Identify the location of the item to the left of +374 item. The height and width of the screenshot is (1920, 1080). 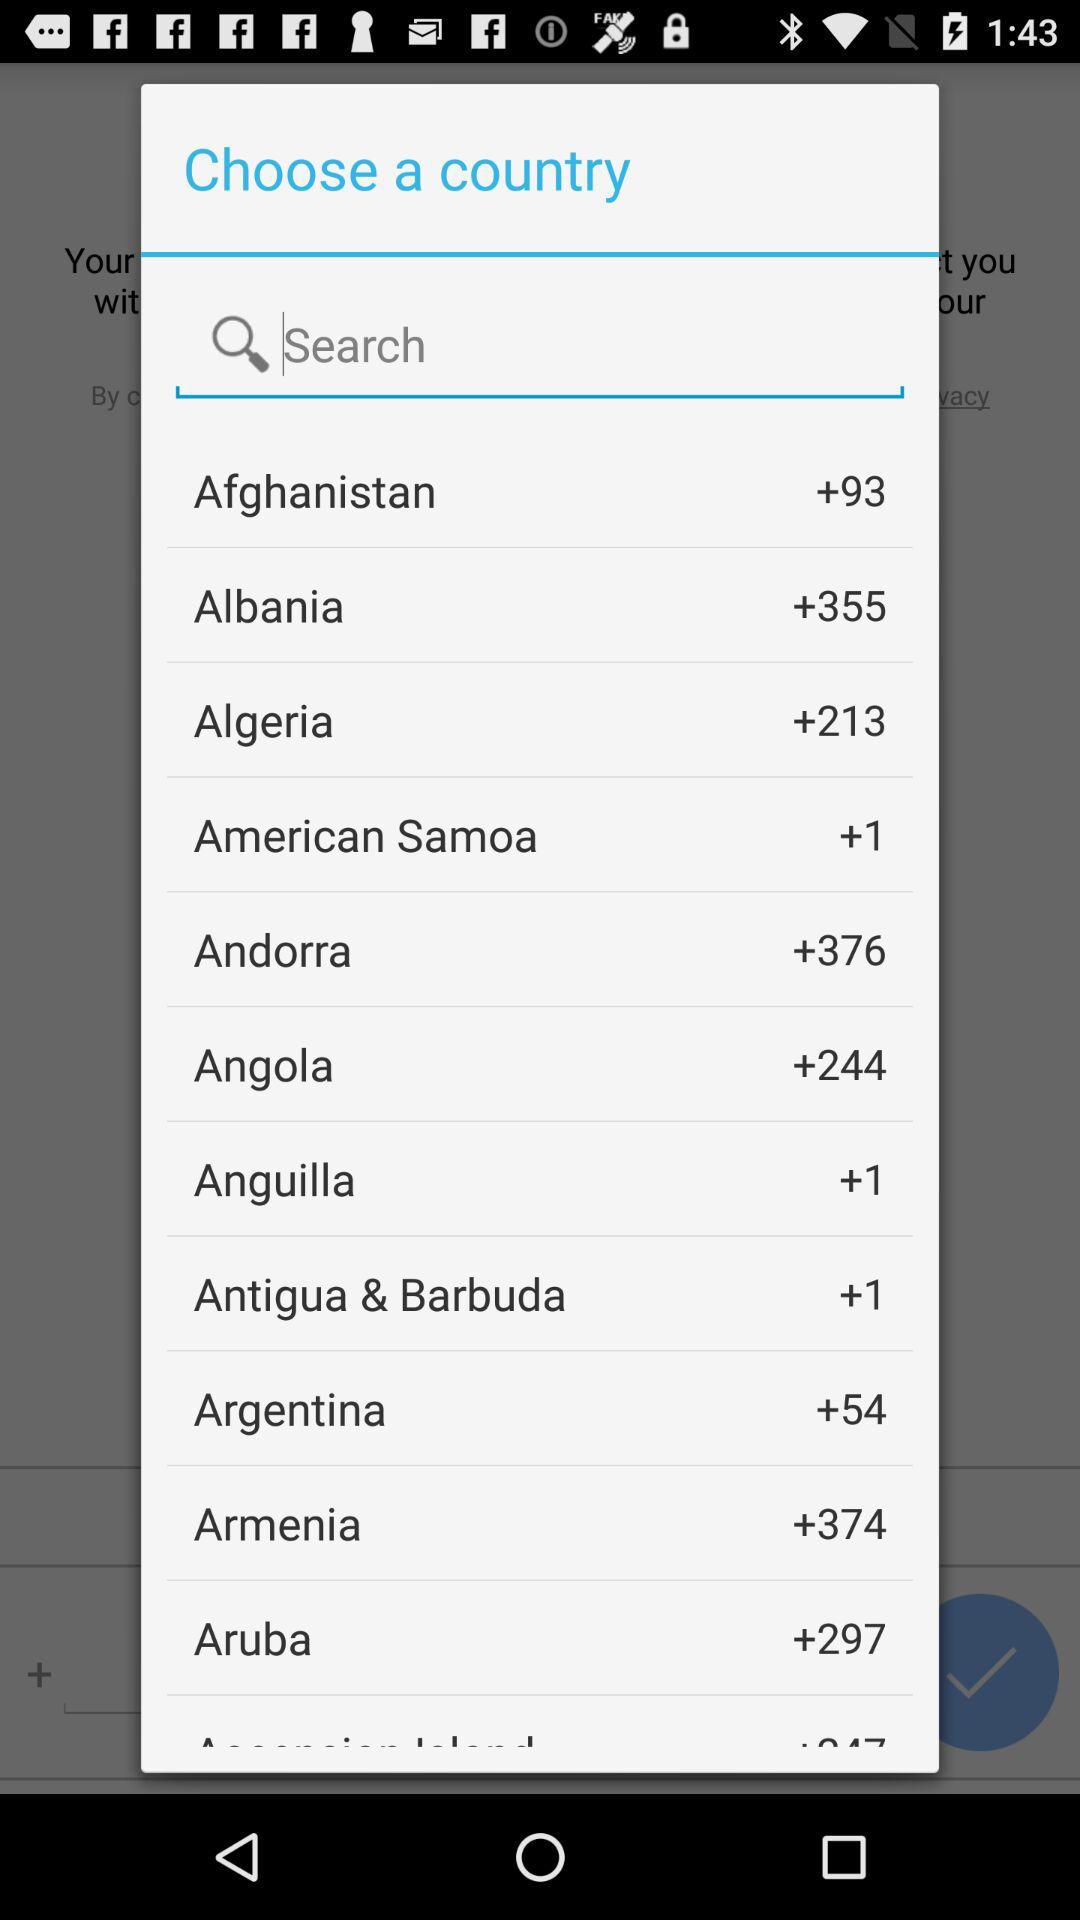
(277, 1521).